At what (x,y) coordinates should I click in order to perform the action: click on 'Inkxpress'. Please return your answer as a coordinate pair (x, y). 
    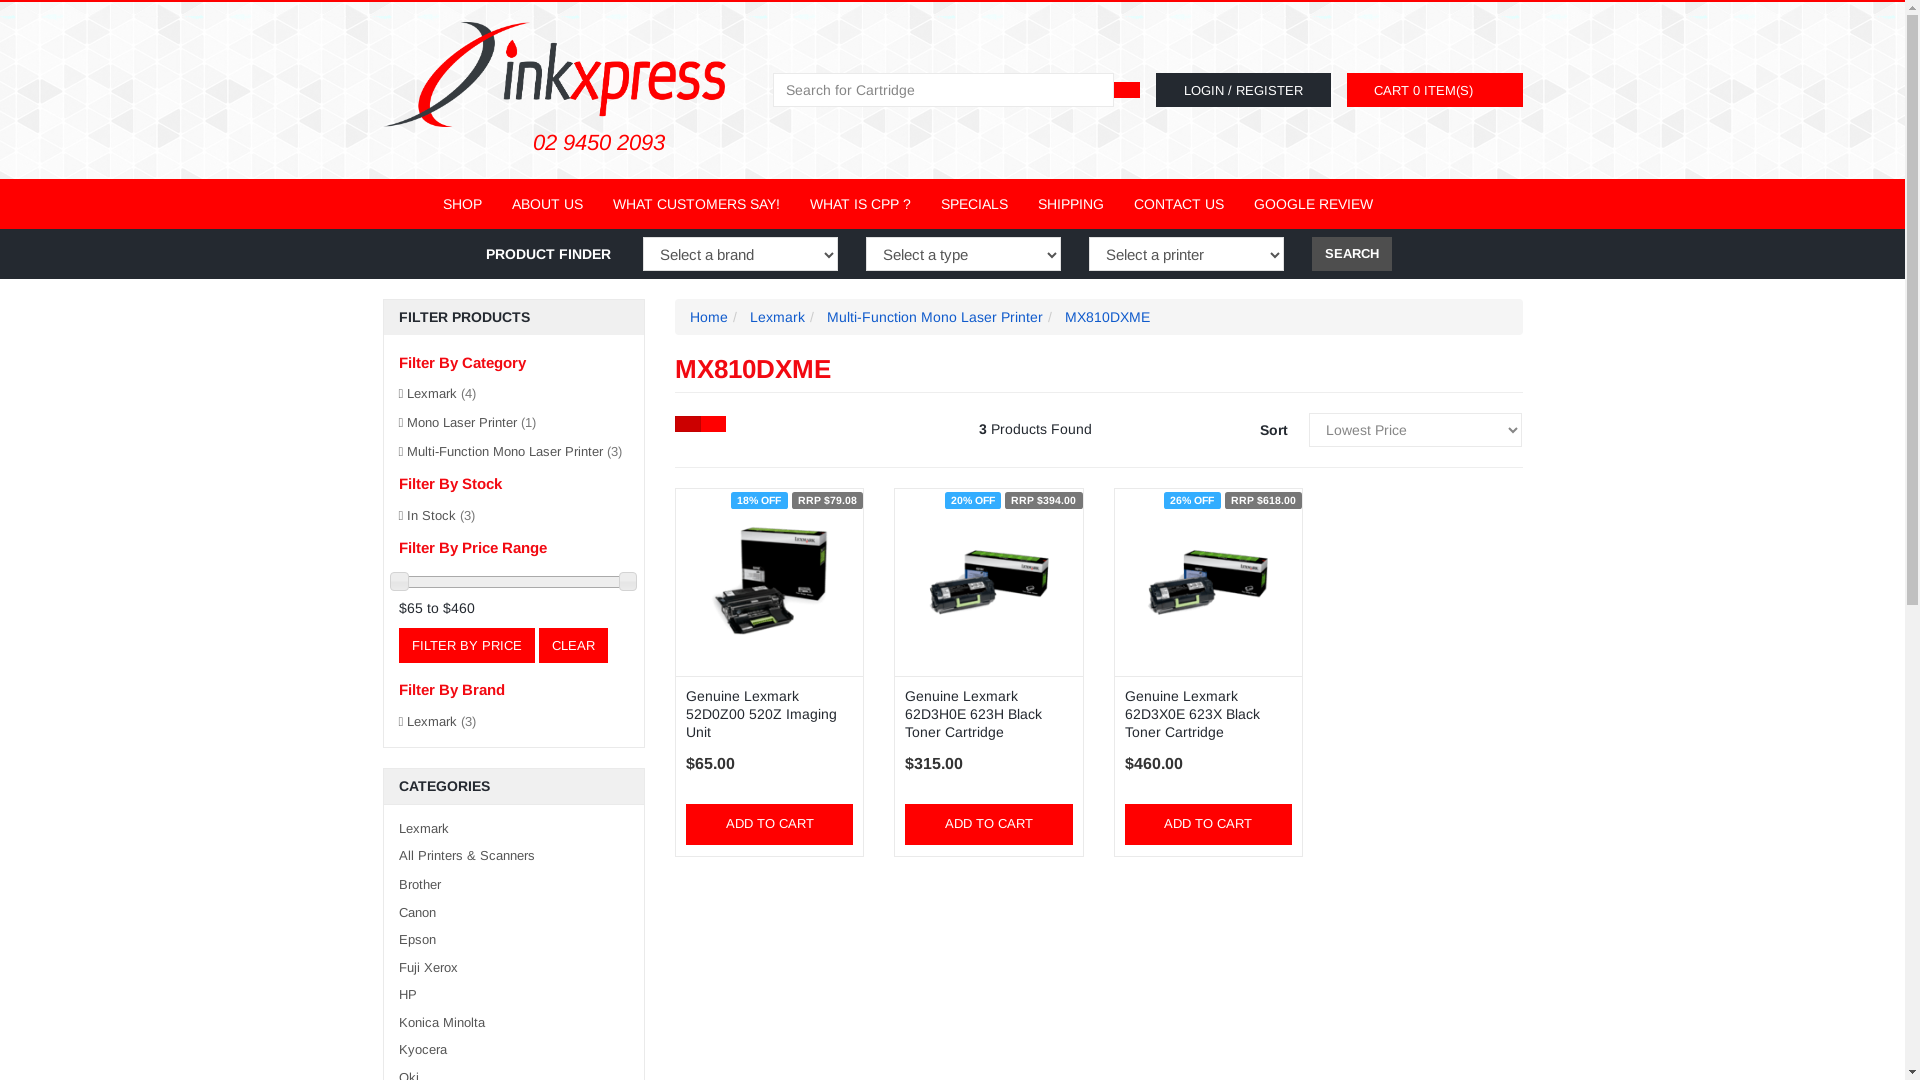
    Looking at the image, I should click on (560, 61).